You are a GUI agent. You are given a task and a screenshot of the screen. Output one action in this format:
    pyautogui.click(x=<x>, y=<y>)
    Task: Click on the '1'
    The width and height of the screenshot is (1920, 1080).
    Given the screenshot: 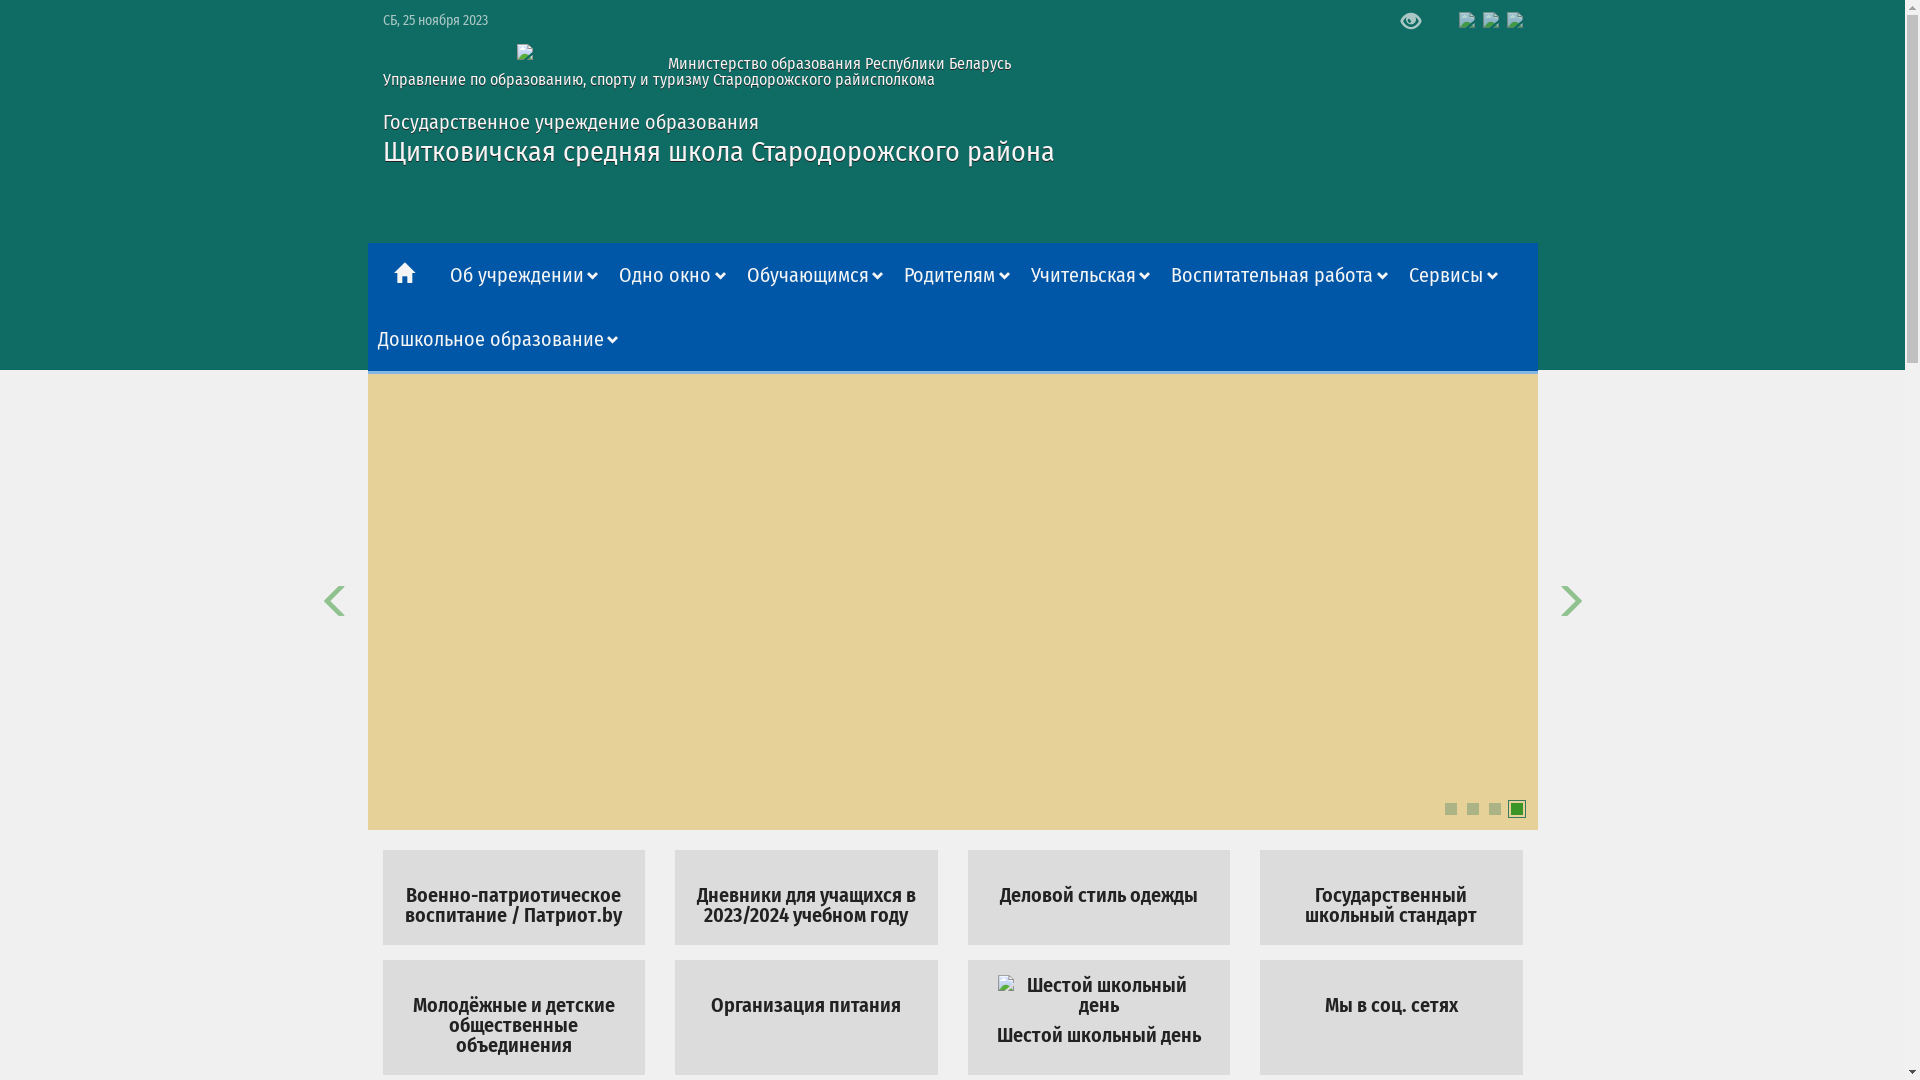 What is the action you would take?
    pyautogui.click(x=1449, y=808)
    